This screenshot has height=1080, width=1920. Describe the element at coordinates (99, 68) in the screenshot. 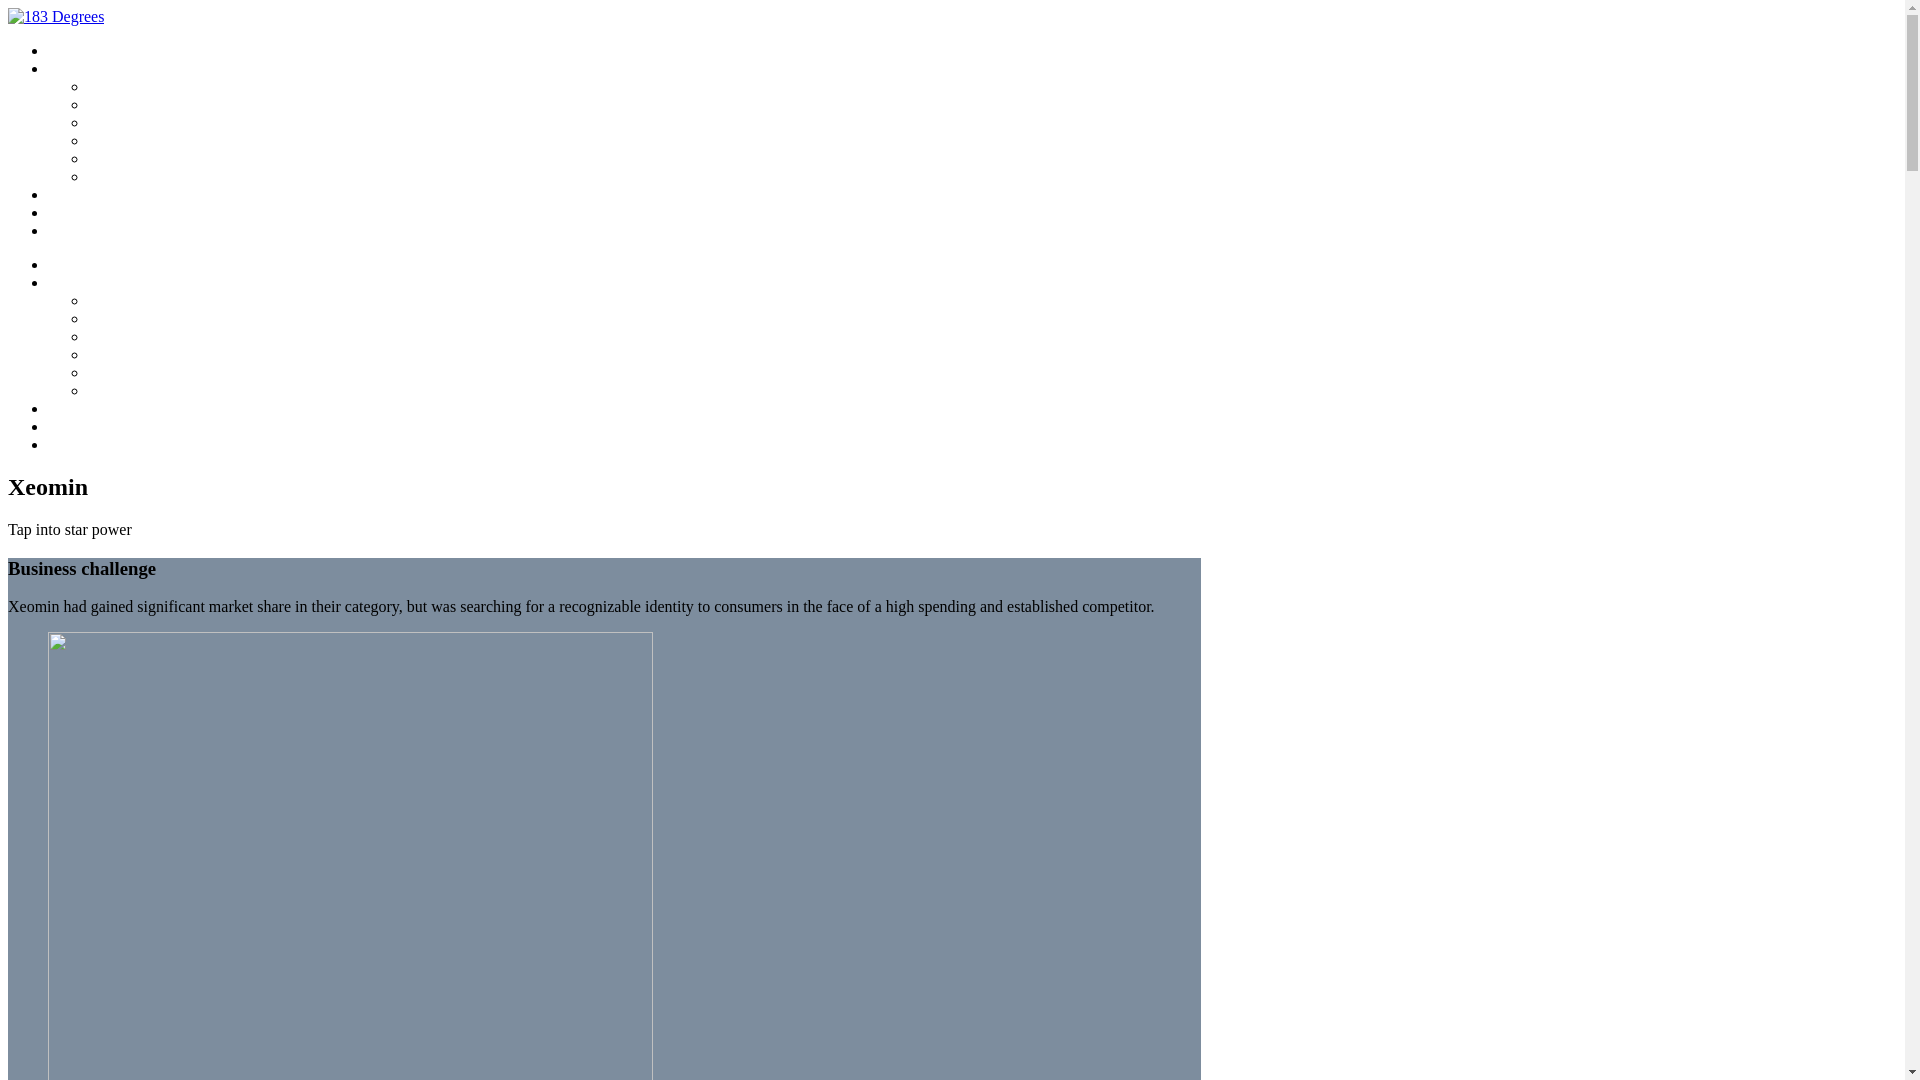

I see `'Featured Projects'` at that location.